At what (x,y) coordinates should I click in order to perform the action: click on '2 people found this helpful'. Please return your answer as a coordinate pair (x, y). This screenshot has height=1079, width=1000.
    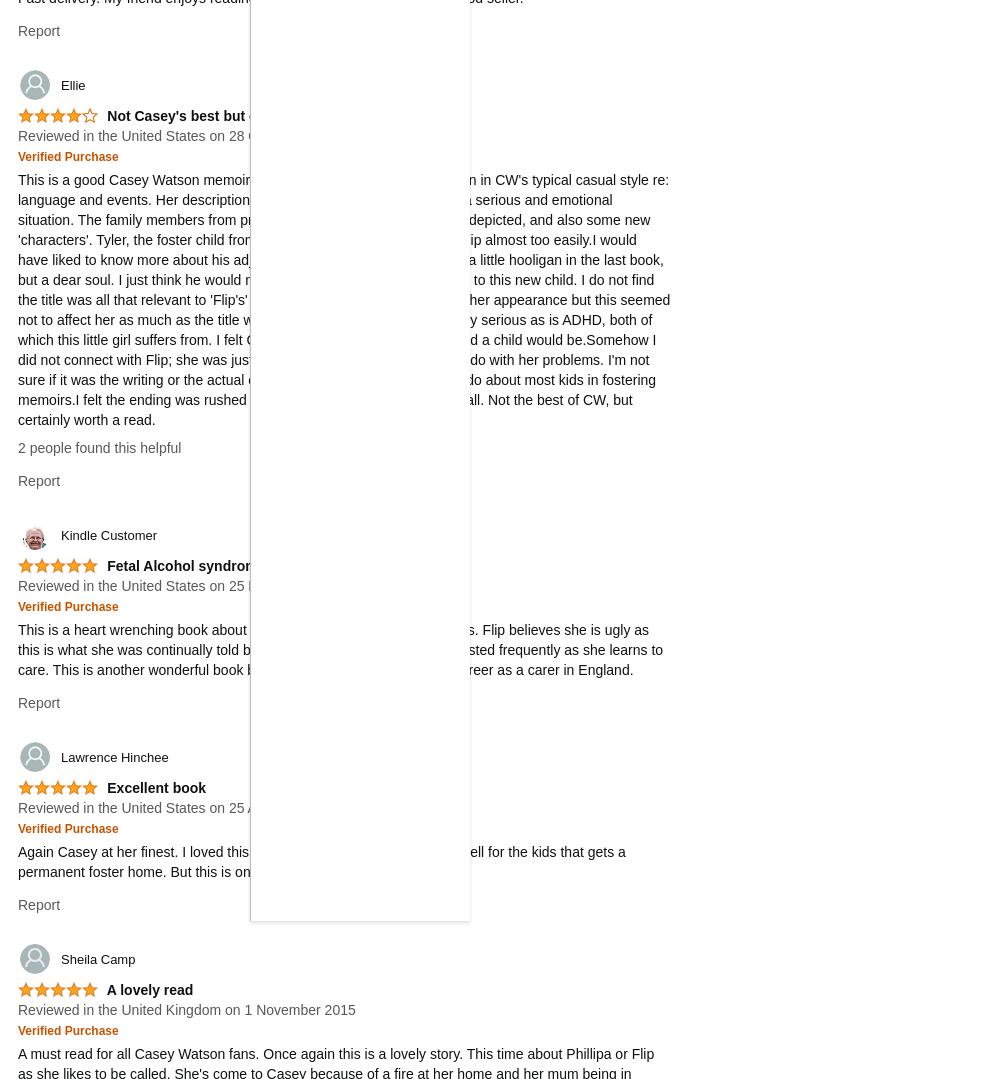
    Looking at the image, I should click on (98, 448).